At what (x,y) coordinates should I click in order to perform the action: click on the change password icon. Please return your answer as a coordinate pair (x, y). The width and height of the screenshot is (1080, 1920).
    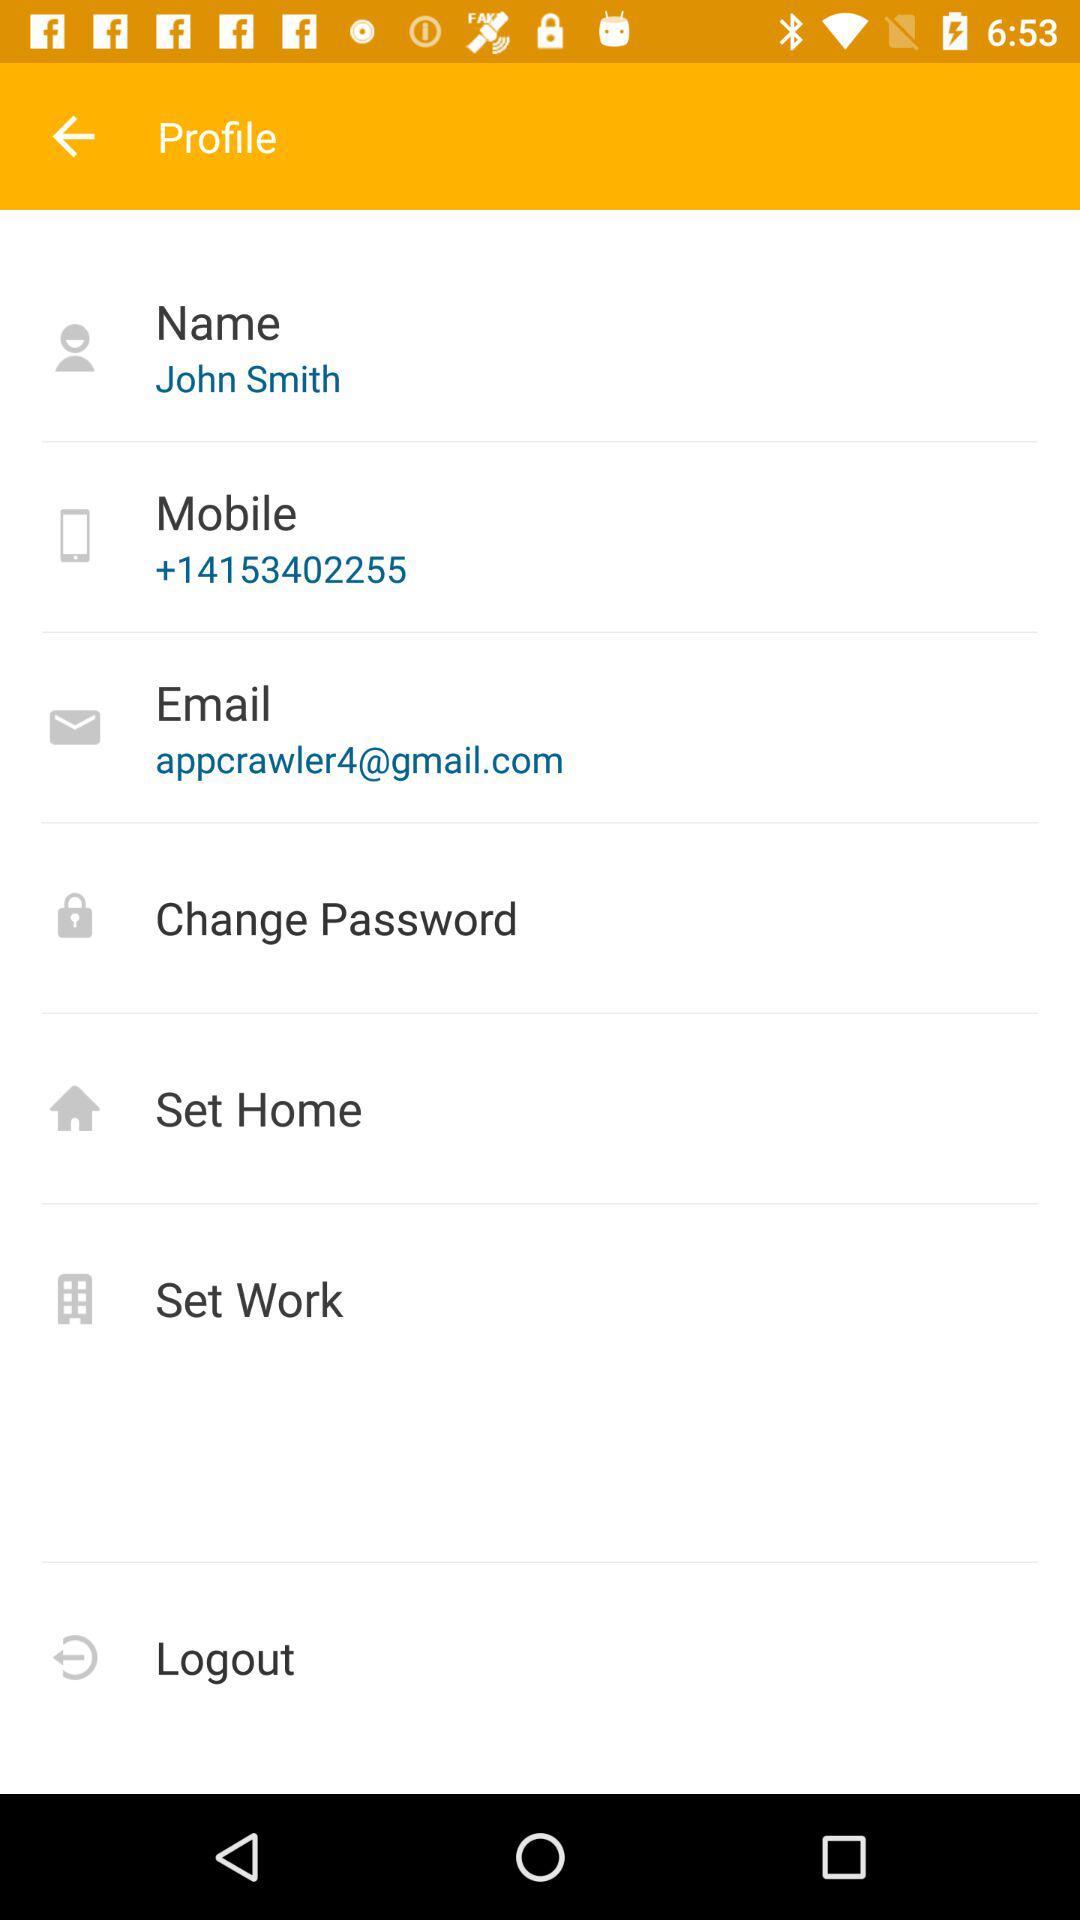
    Looking at the image, I should click on (540, 916).